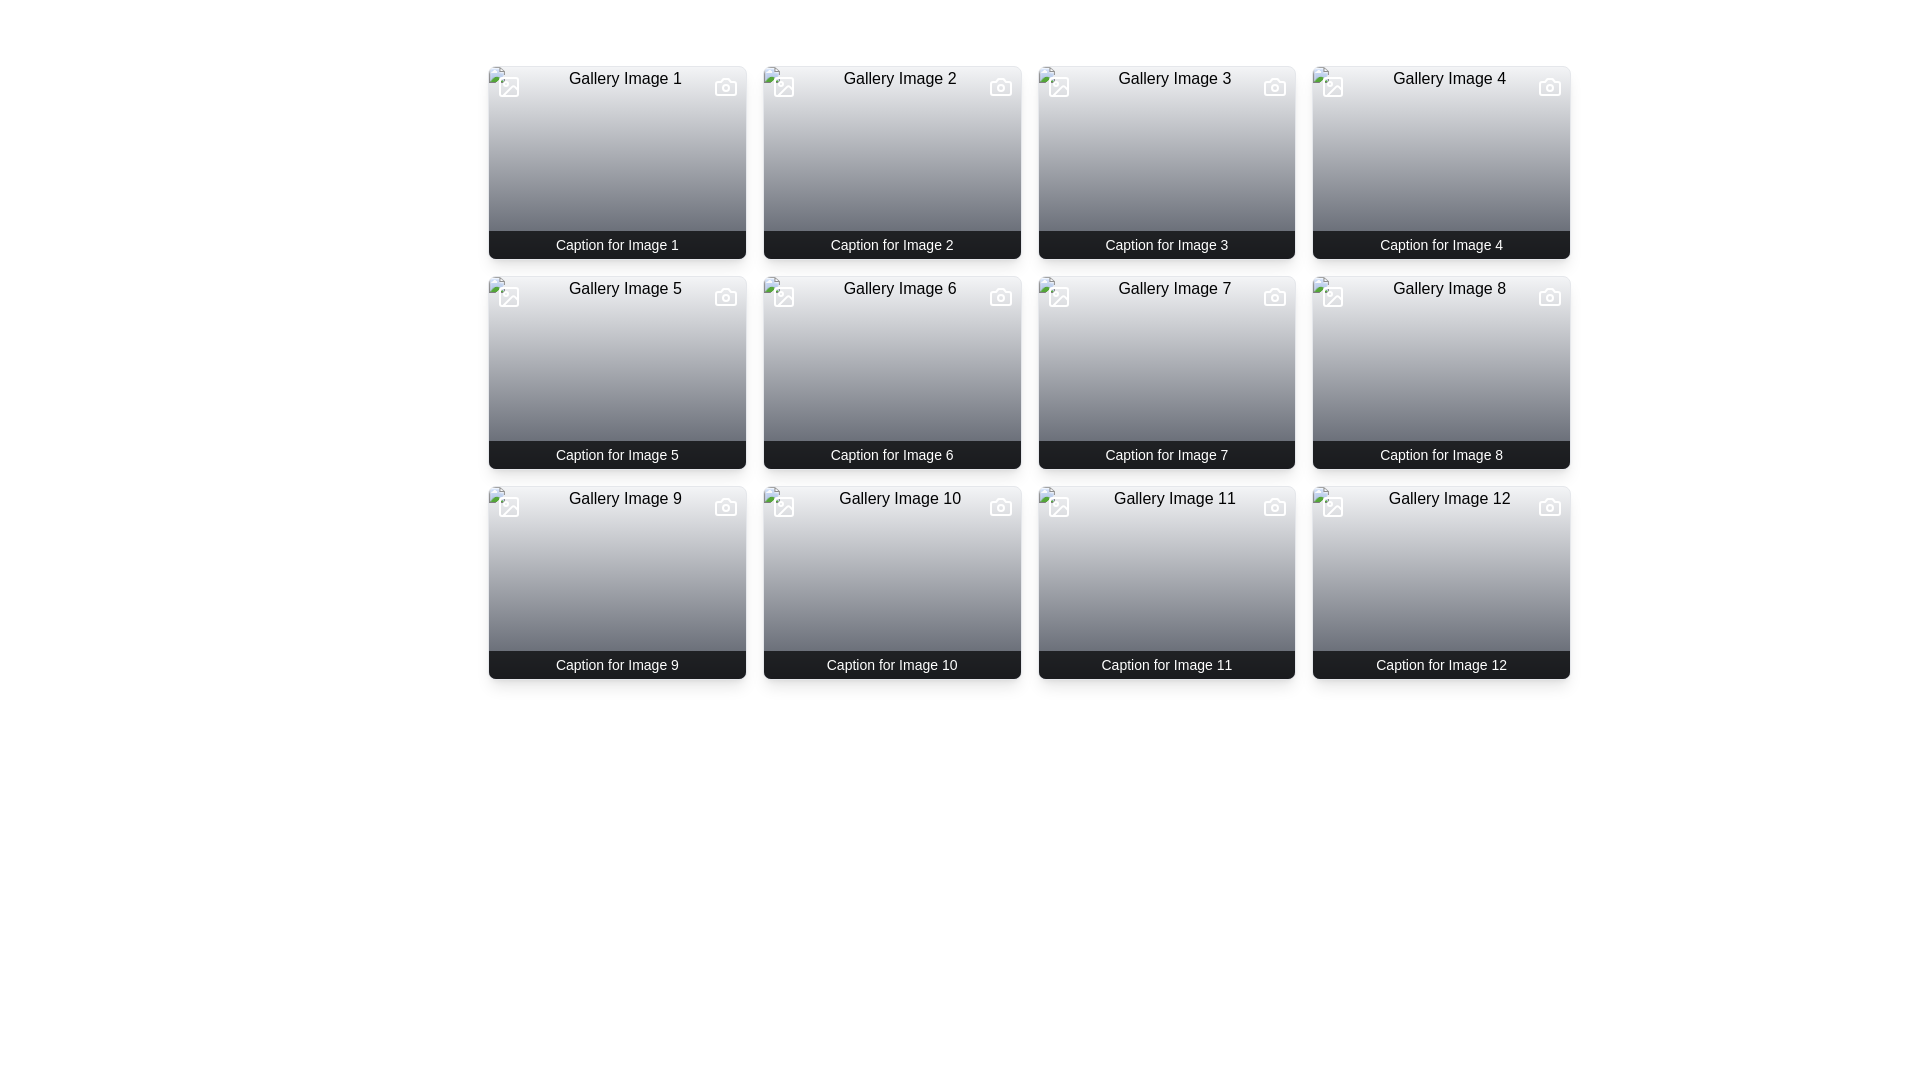  Describe the element at coordinates (1549, 86) in the screenshot. I see `the camera icon located in the upper-right corner of the 'Gallery Image 4' card, which represents image-related functionality` at that location.